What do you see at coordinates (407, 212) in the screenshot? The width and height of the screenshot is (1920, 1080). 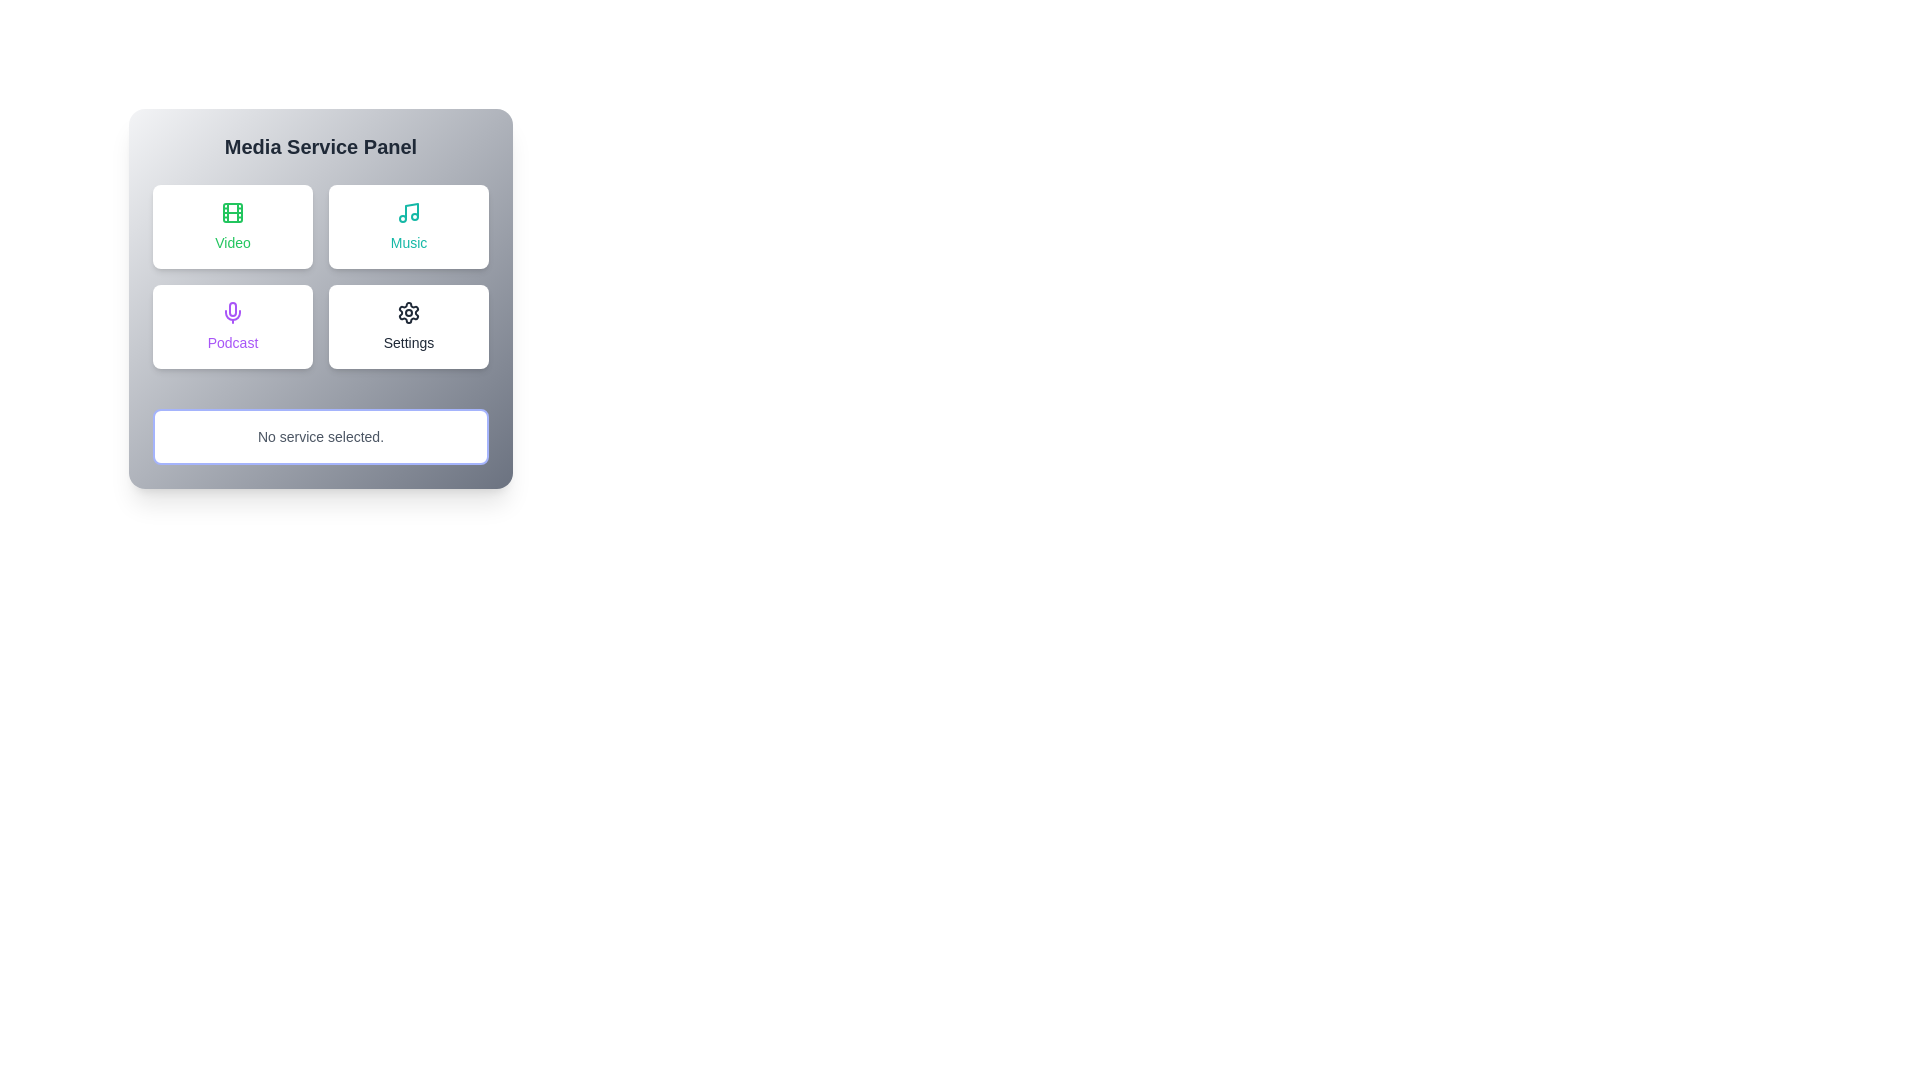 I see `the 'Music' service option icon located in the top-right section of the service options grid` at bounding box center [407, 212].